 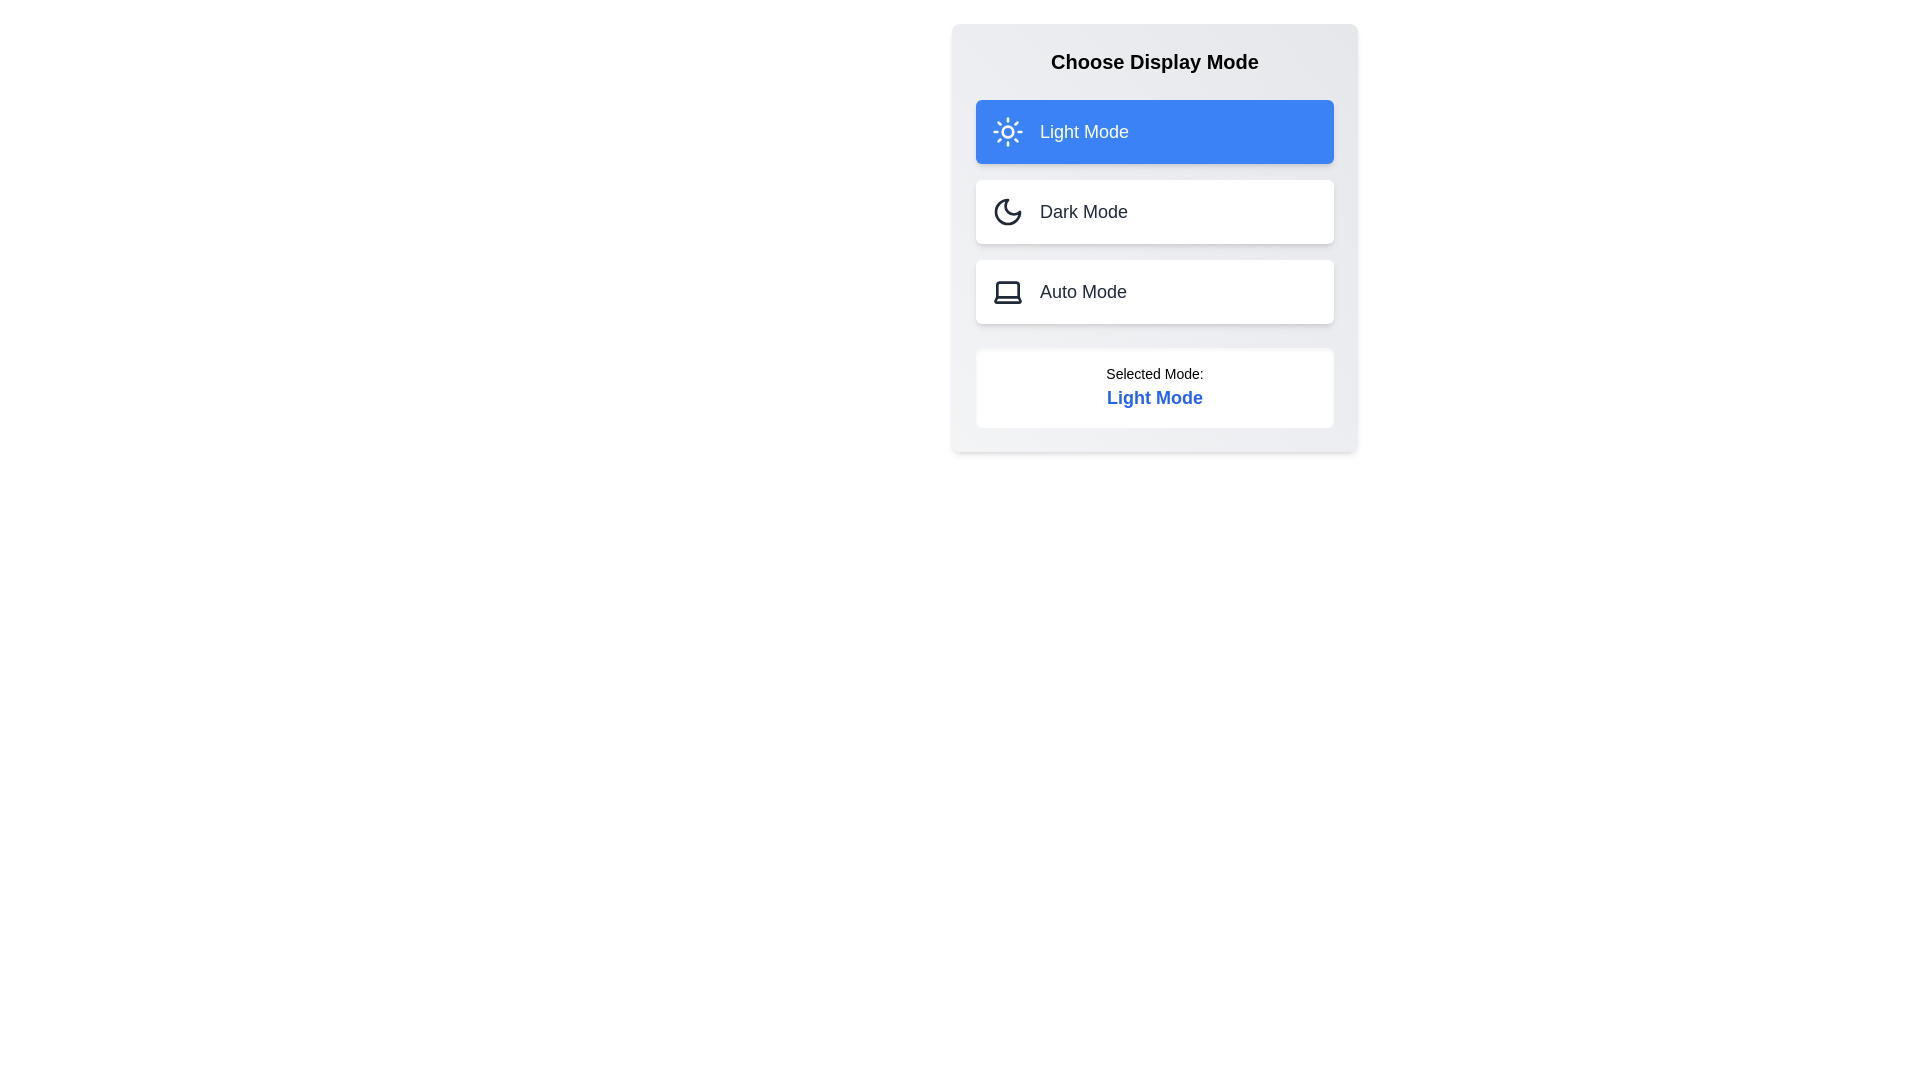 What do you see at coordinates (1155, 131) in the screenshot?
I see `the button corresponding to Light Mode to select the desired display mode` at bounding box center [1155, 131].